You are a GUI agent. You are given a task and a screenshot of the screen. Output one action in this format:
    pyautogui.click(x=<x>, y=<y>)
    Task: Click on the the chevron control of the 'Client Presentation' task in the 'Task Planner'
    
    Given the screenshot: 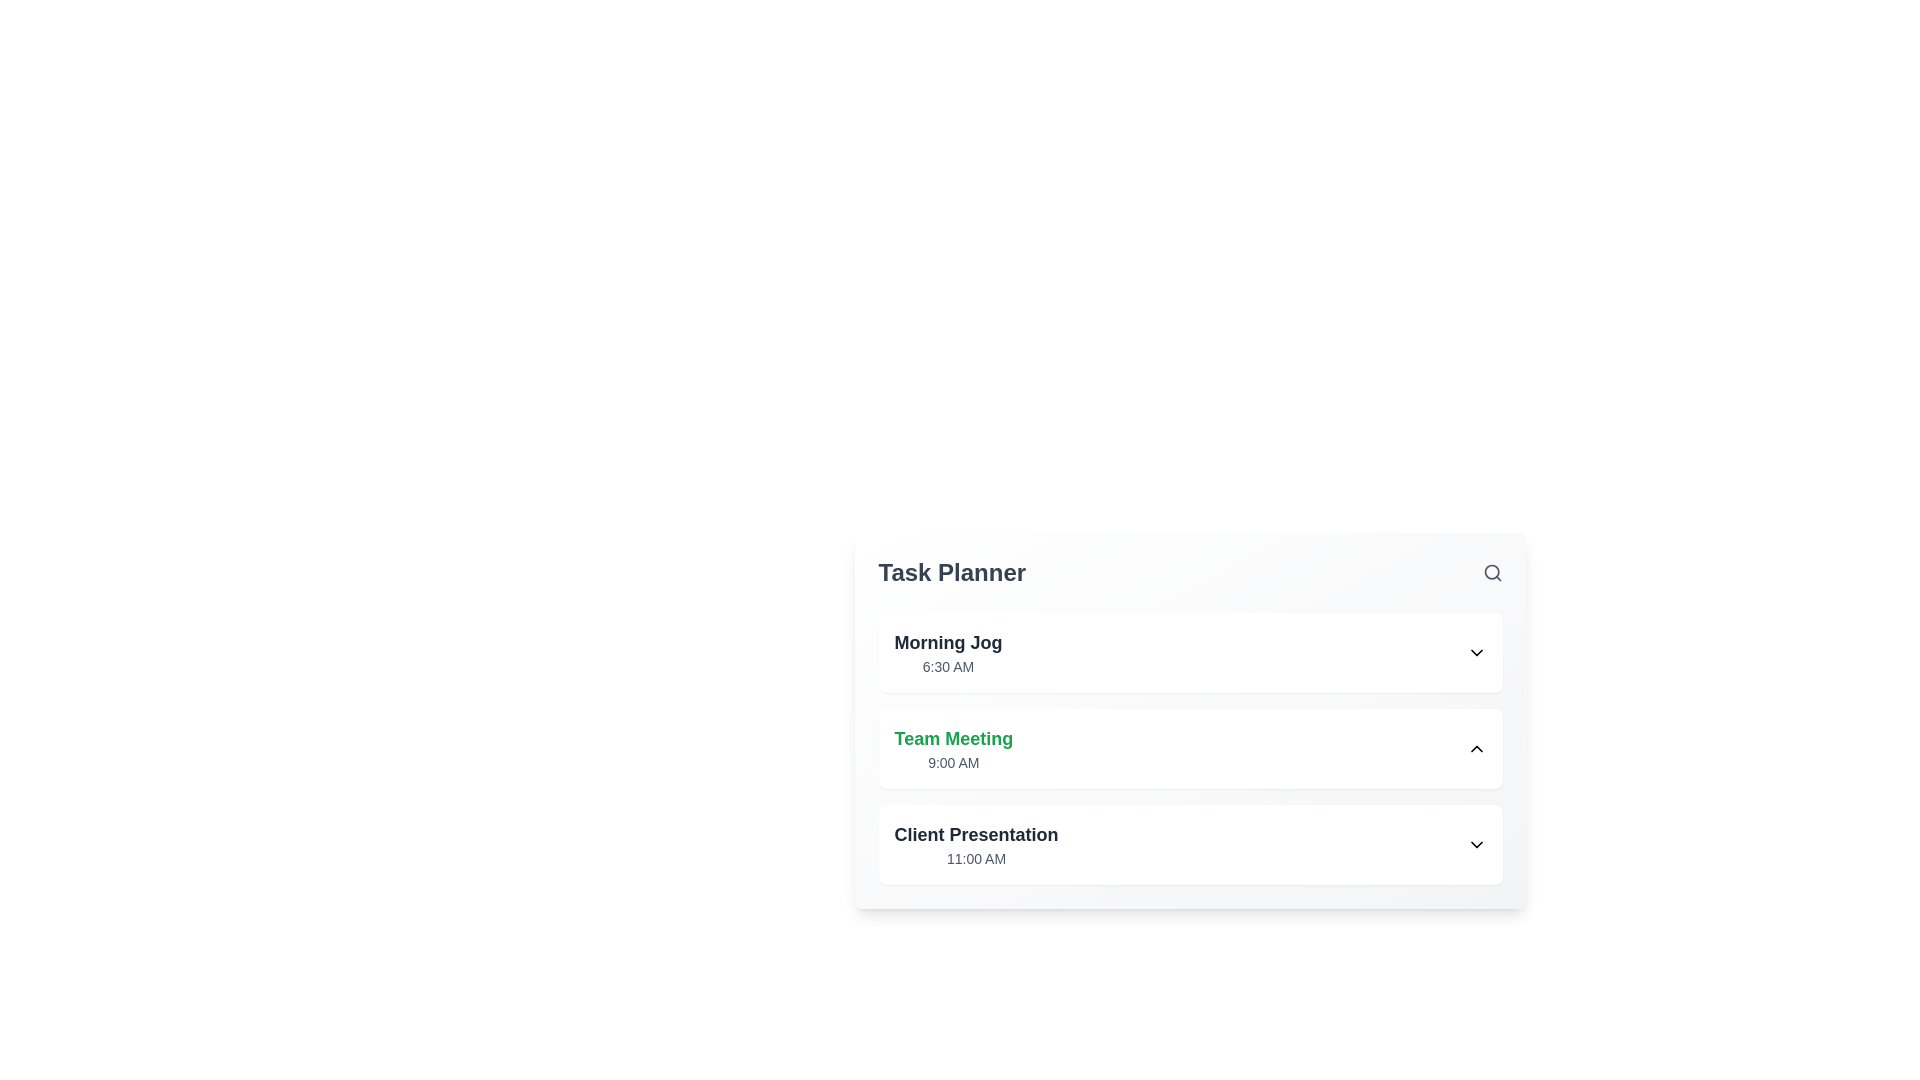 What is the action you would take?
    pyautogui.click(x=1190, y=844)
    